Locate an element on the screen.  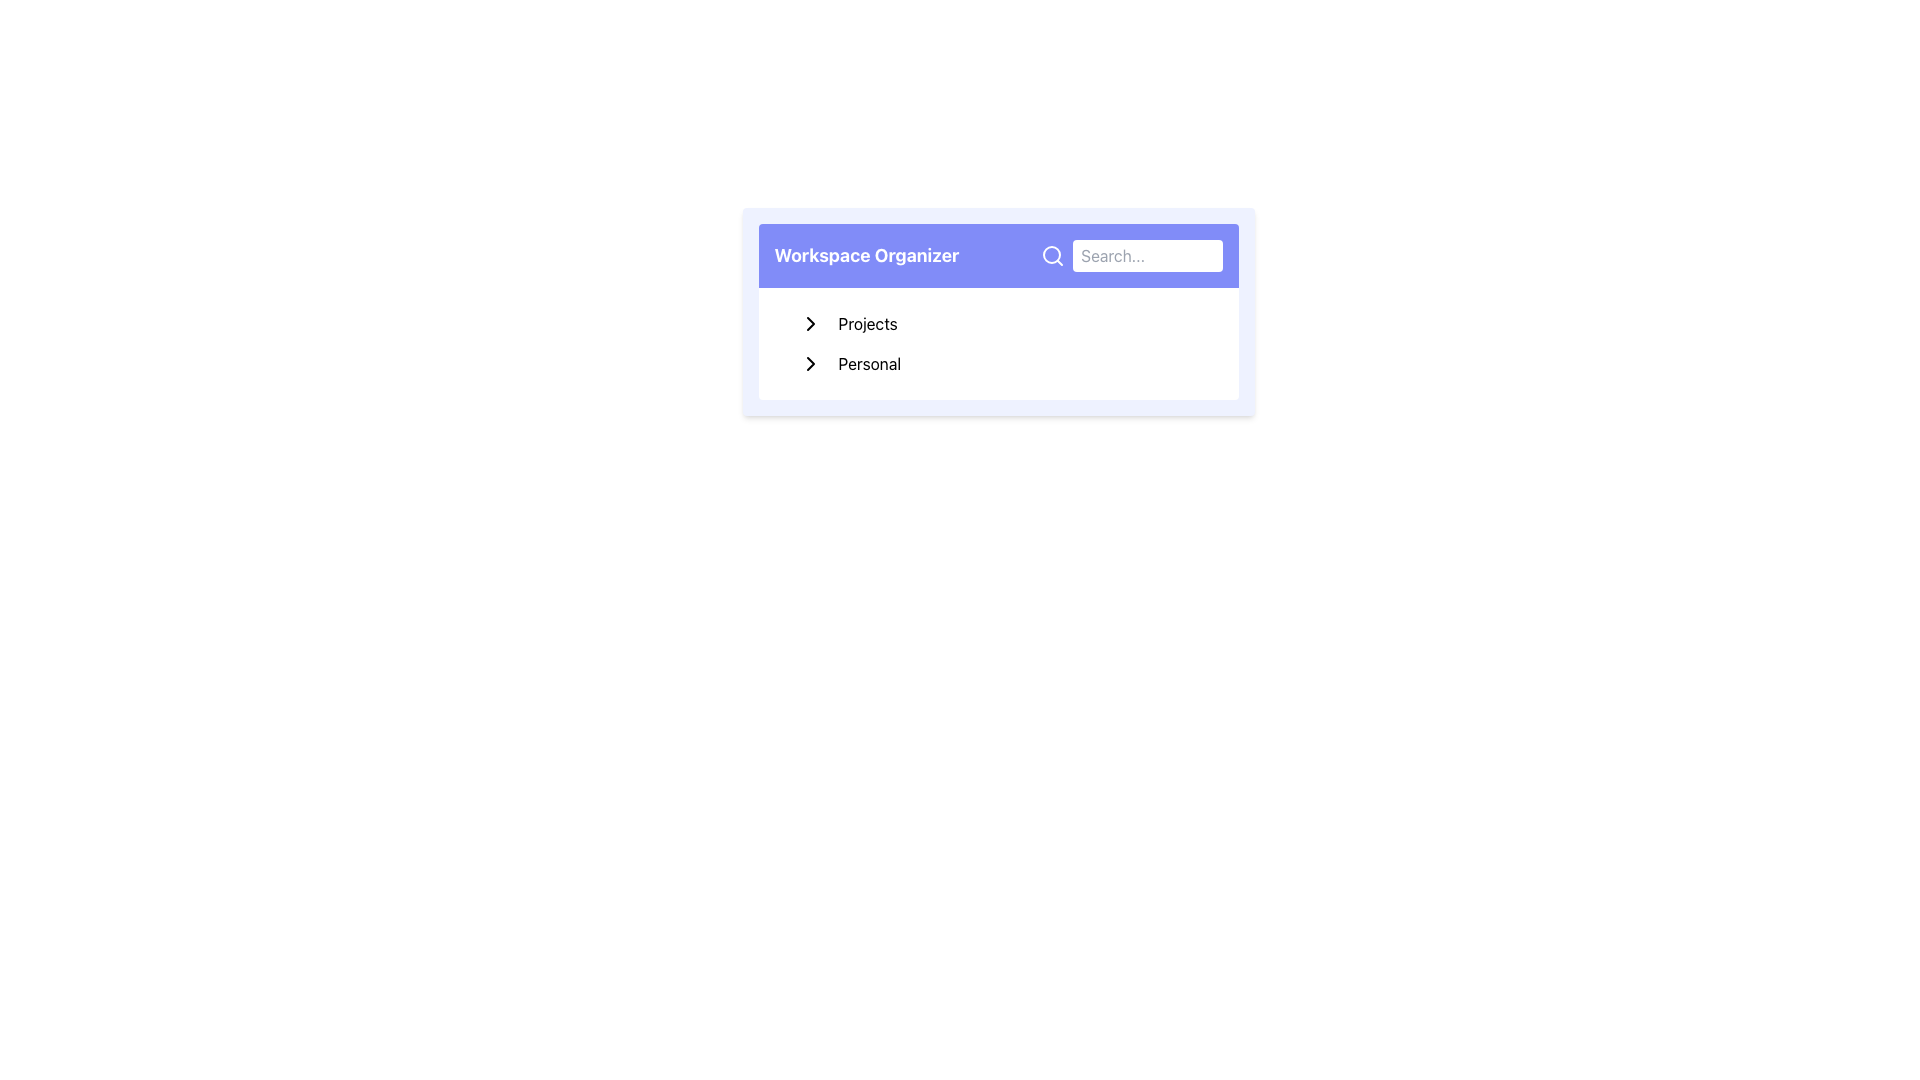
to select the 'Personal' category from the second item in the vertical list under 'Workspace Organizer' is located at coordinates (998, 363).